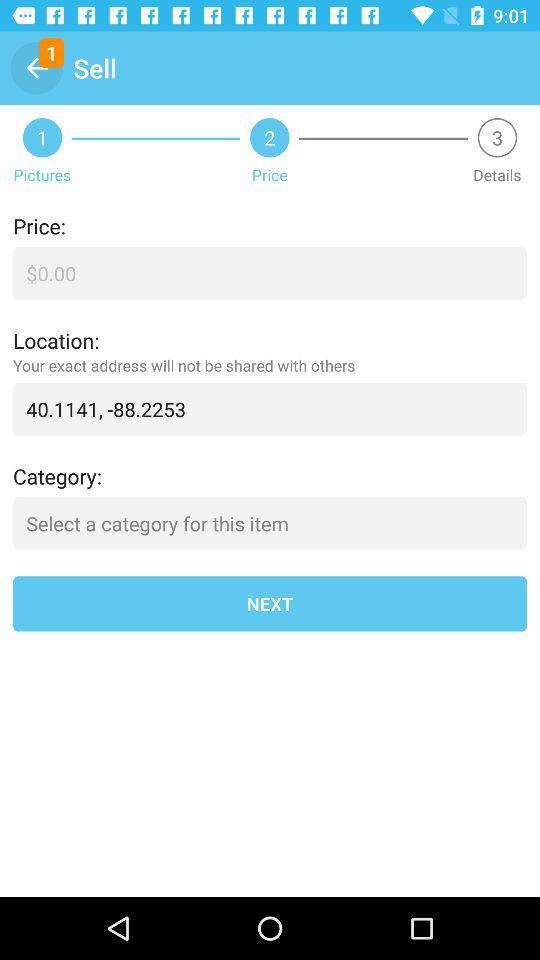  I want to click on prince enter button, so click(270, 272).